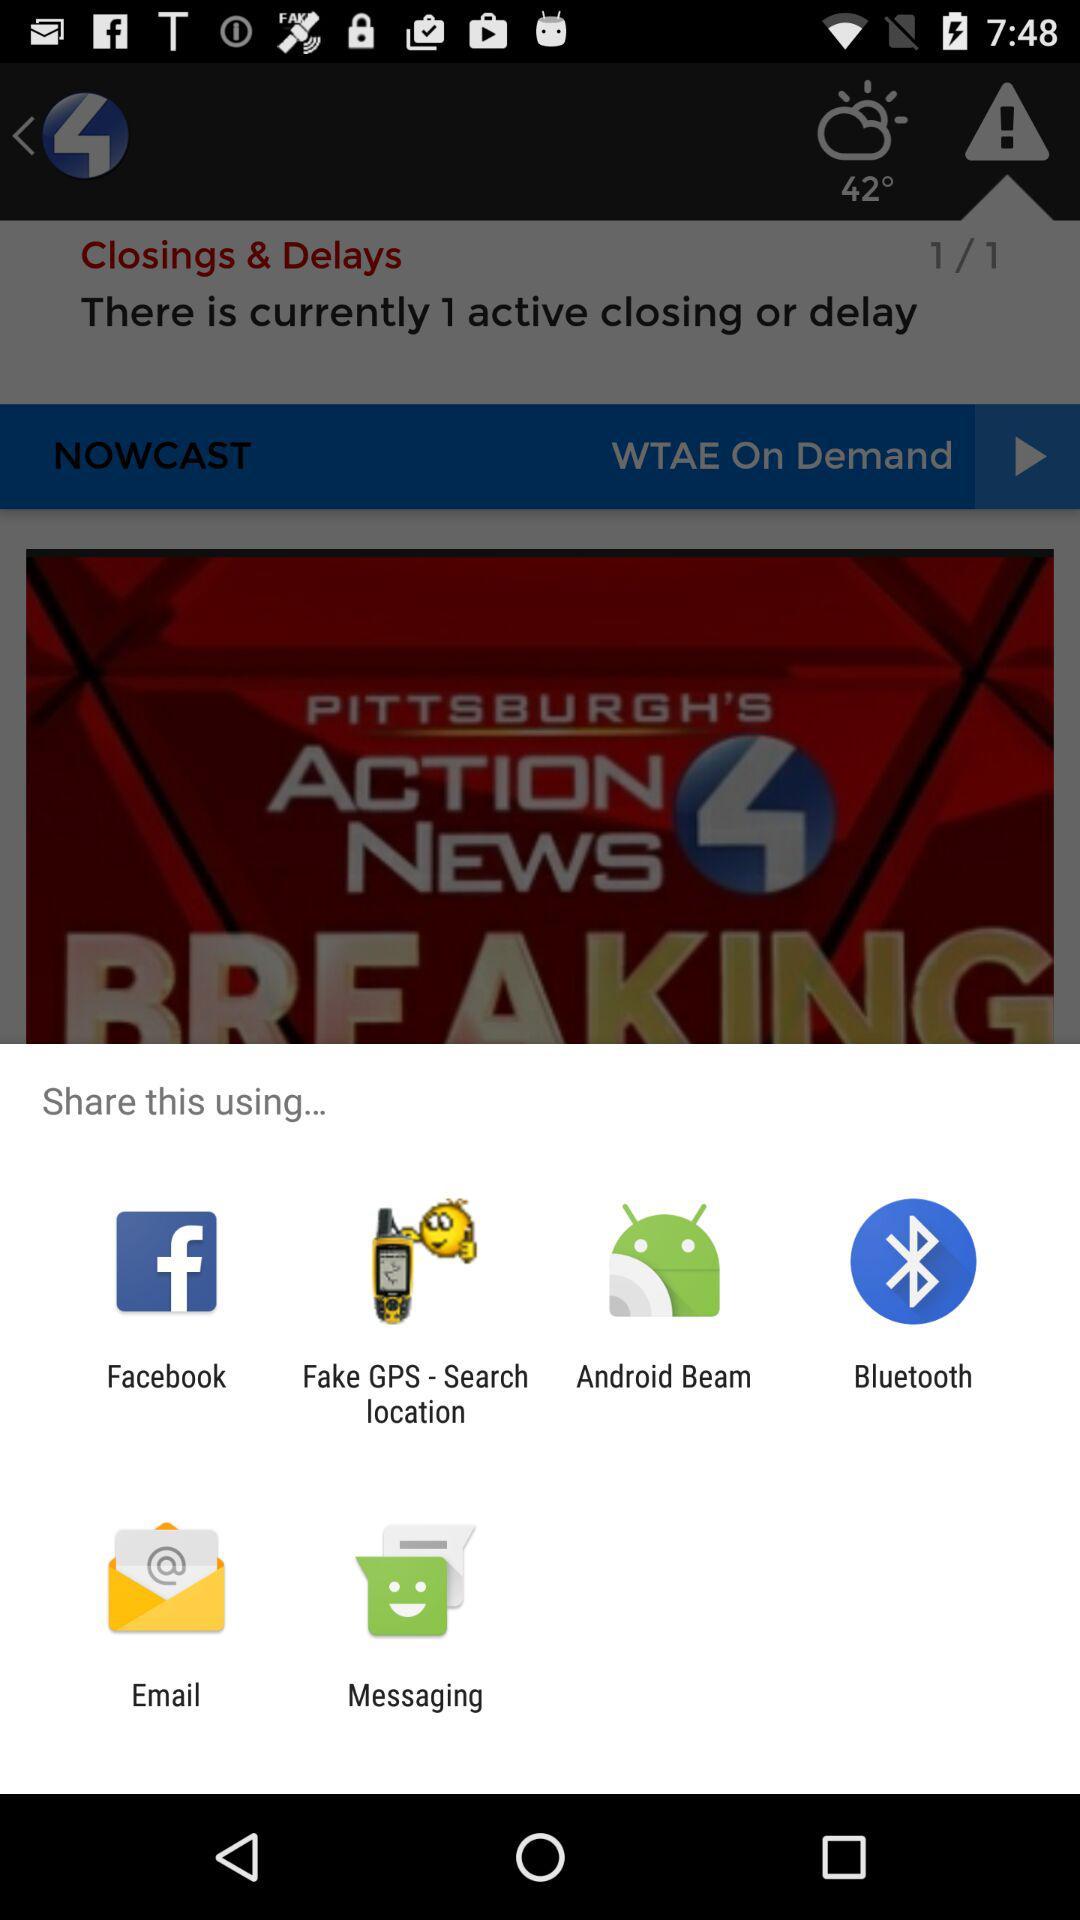 Image resolution: width=1080 pixels, height=1920 pixels. I want to click on app next to messaging item, so click(165, 1711).